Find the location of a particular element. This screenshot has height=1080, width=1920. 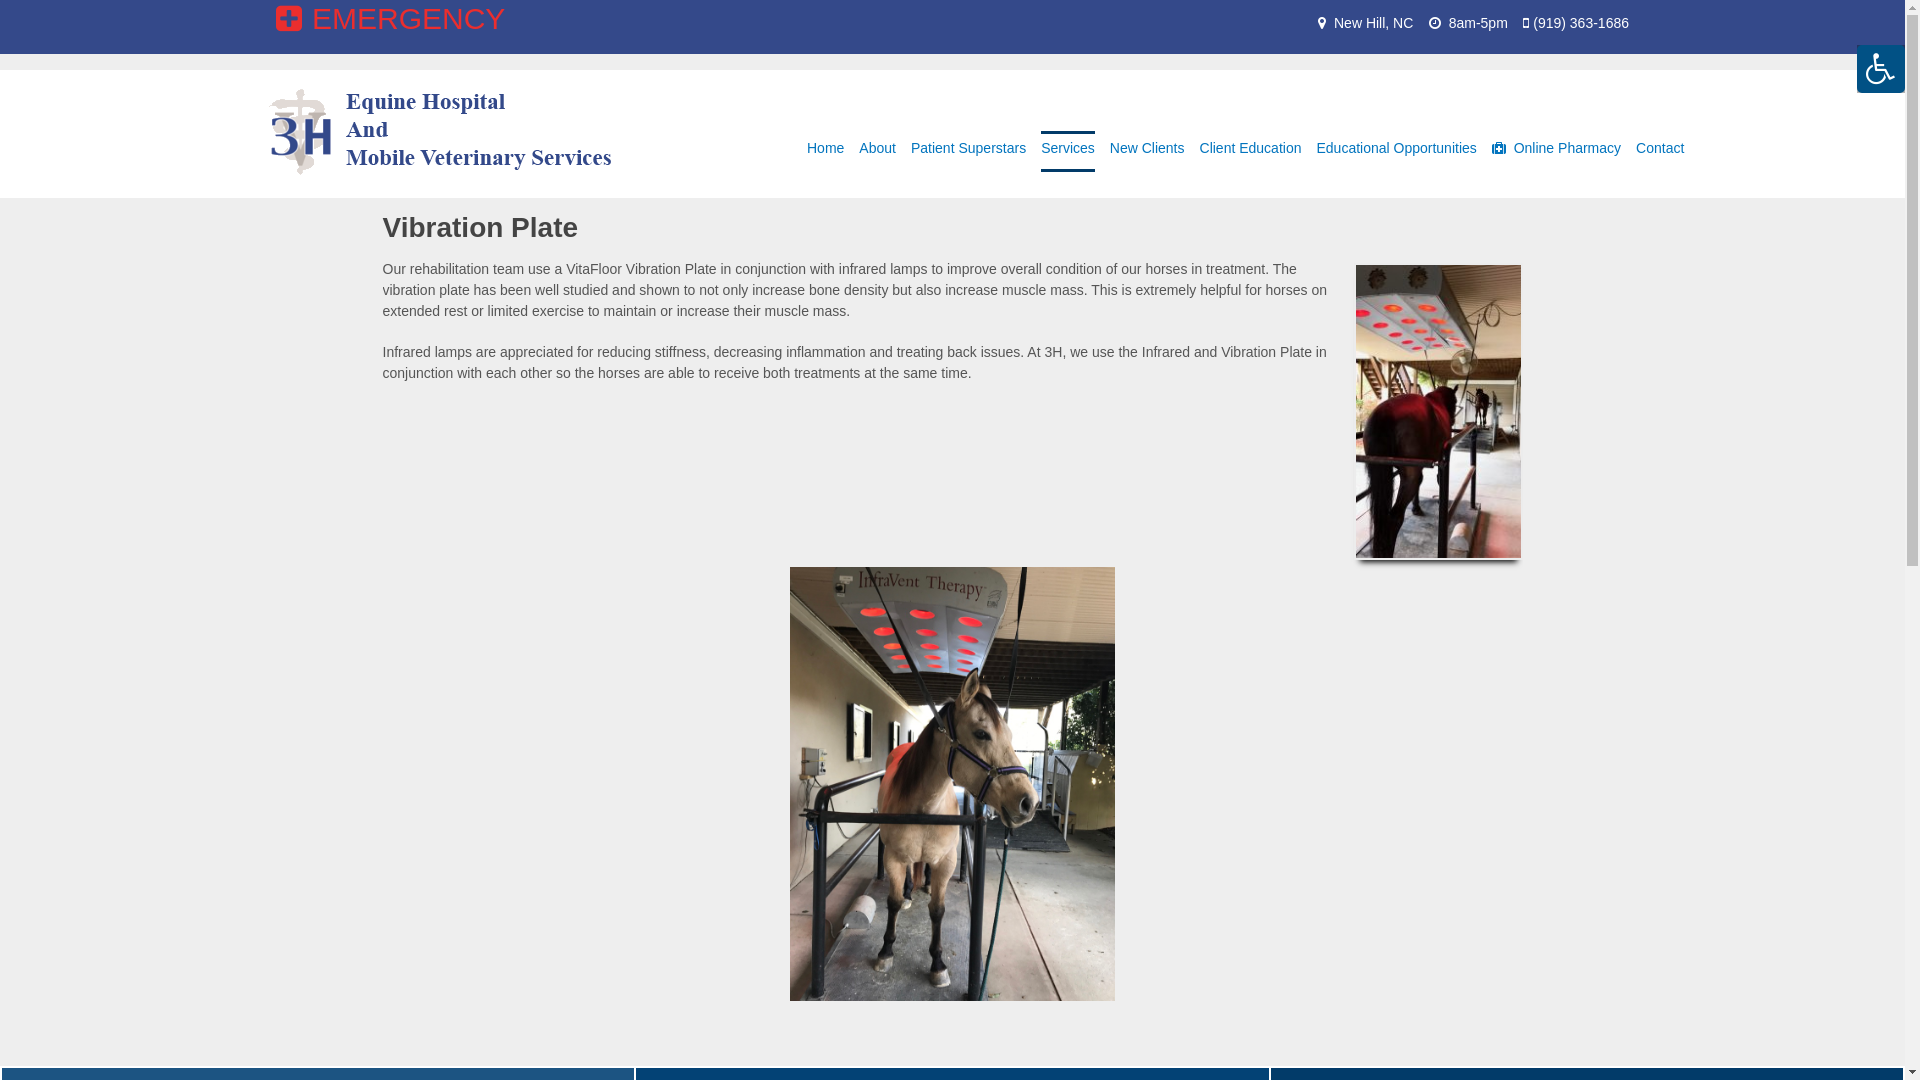

'About' is located at coordinates (859, 155).